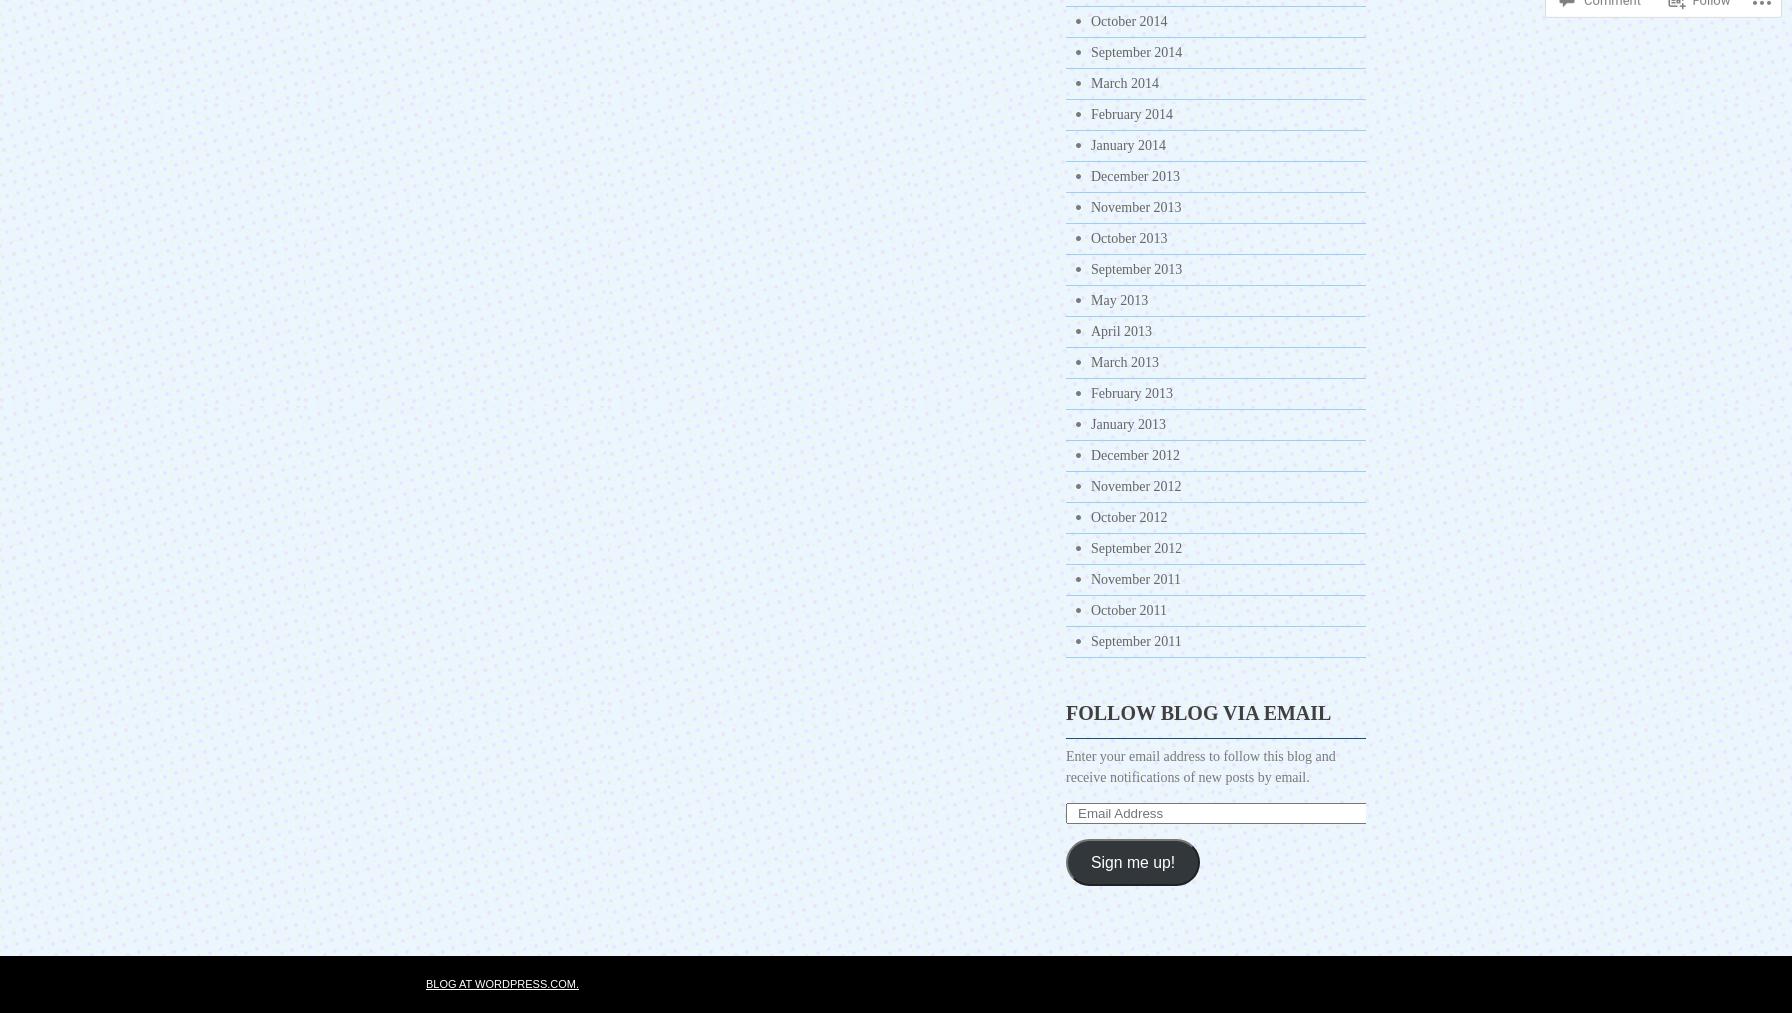  What do you see at coordinates (1090, 331) in the screenshot?
I see `'April 2013'` at bounding box center [1090, 331].